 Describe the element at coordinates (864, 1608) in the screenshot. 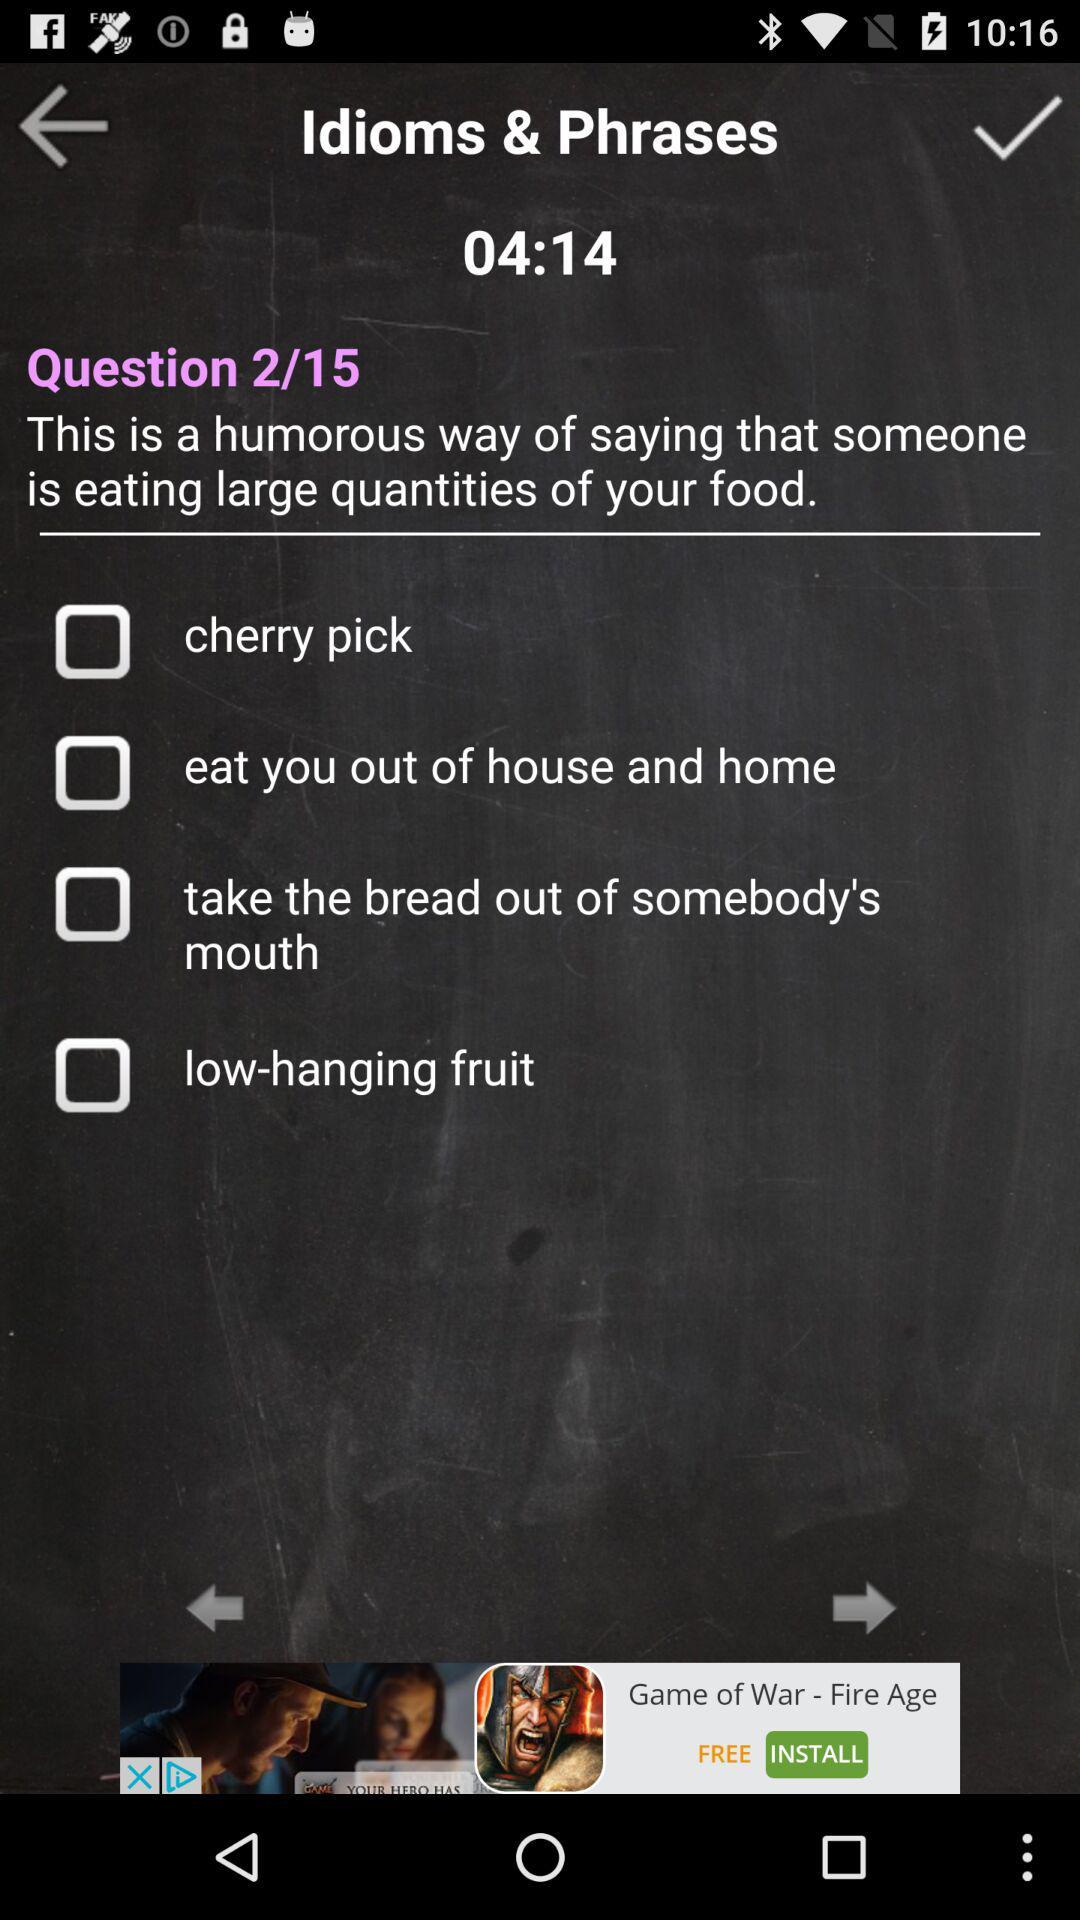

I see `next arrow icon` at that location.